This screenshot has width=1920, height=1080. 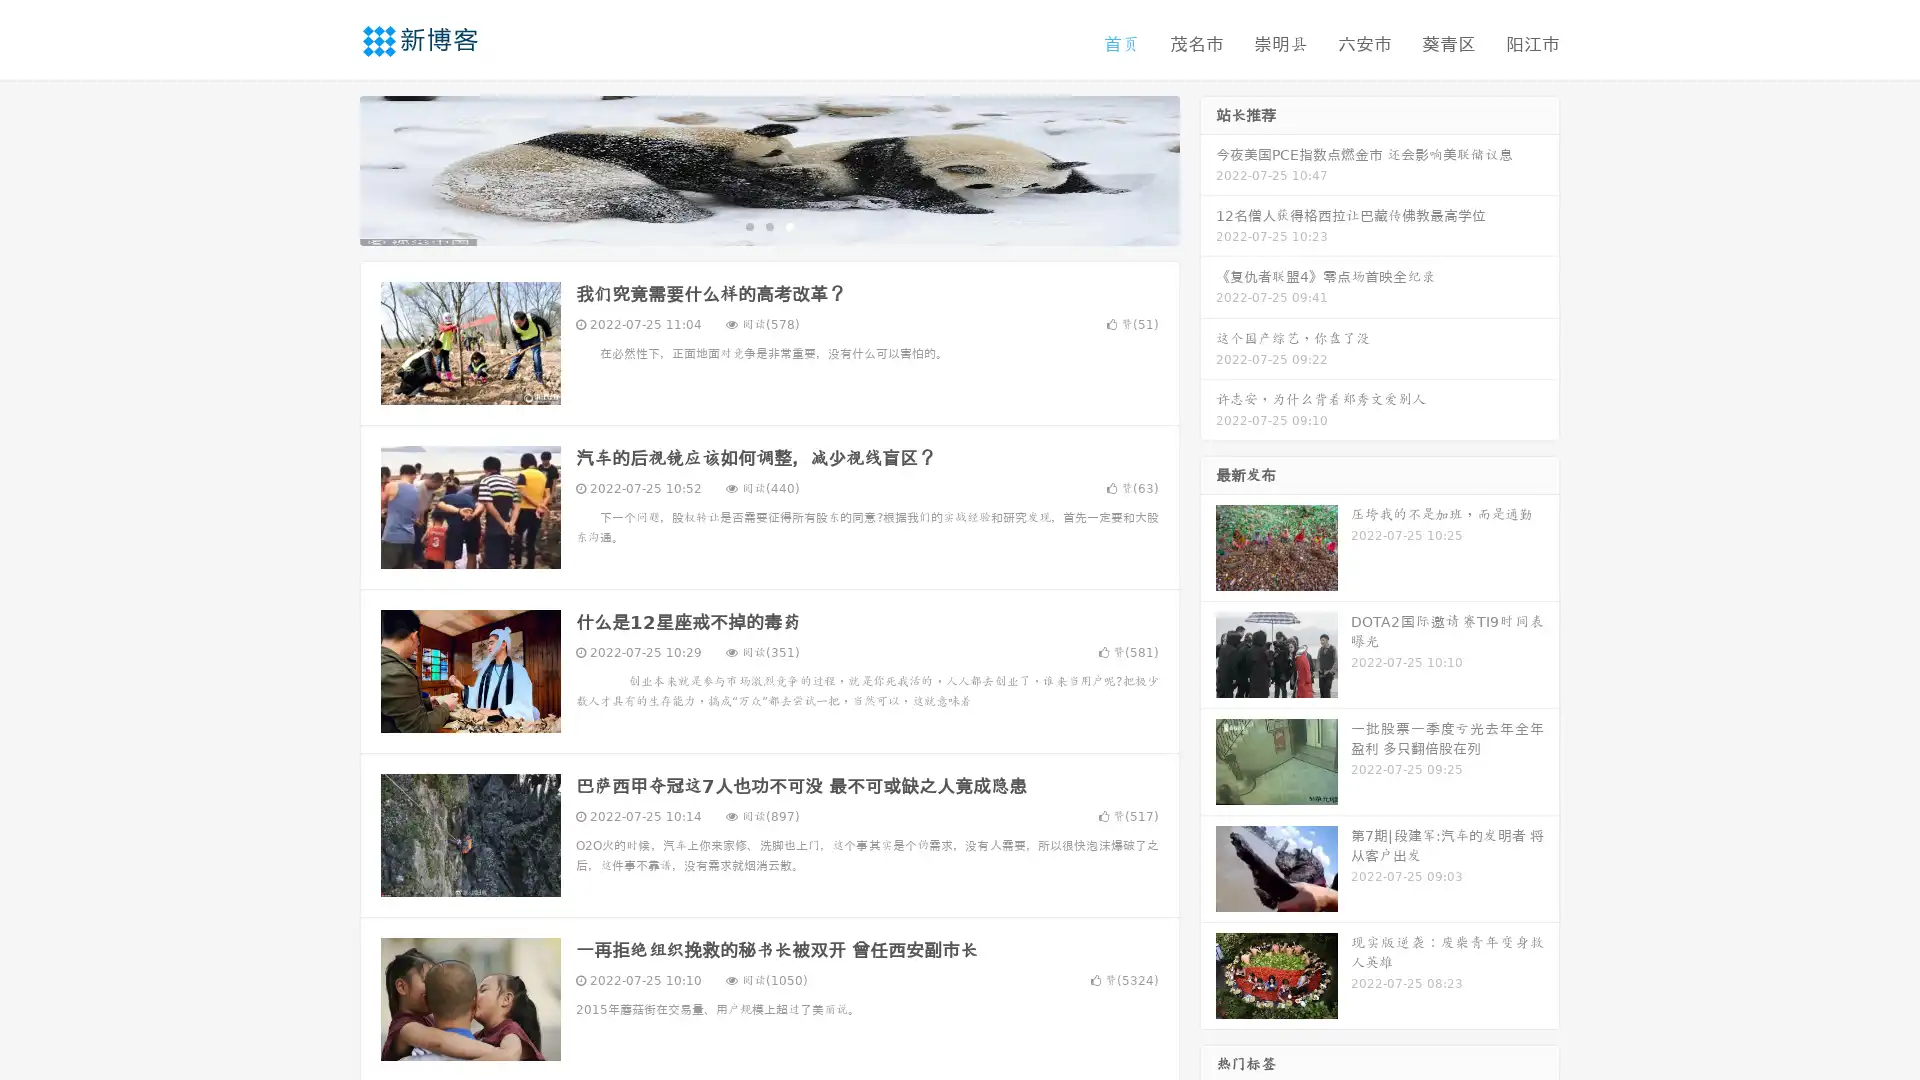 What do you see at coordinates (789, 225) in the screenshot?
I see `Go to slide 3` at bounding box center [789, 225].